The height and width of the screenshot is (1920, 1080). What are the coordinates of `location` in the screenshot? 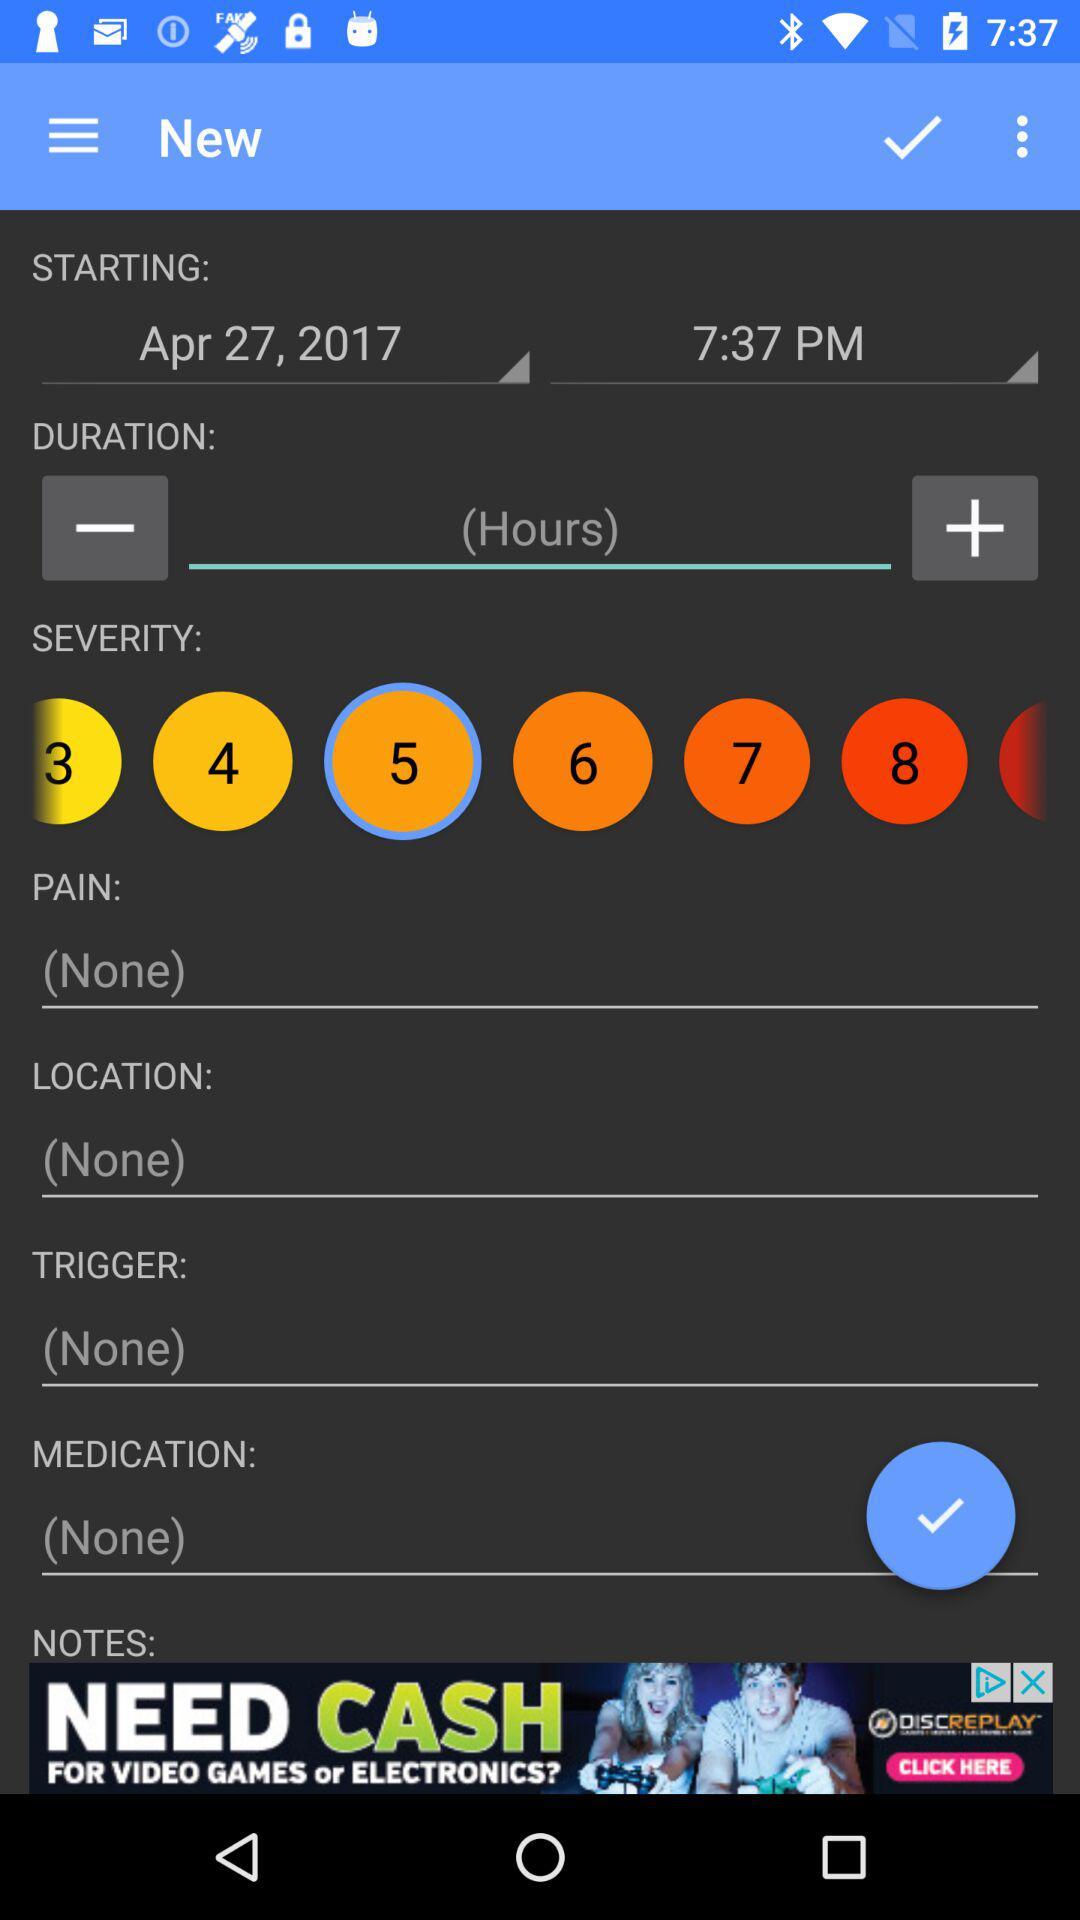 It's located at (540, 1158).